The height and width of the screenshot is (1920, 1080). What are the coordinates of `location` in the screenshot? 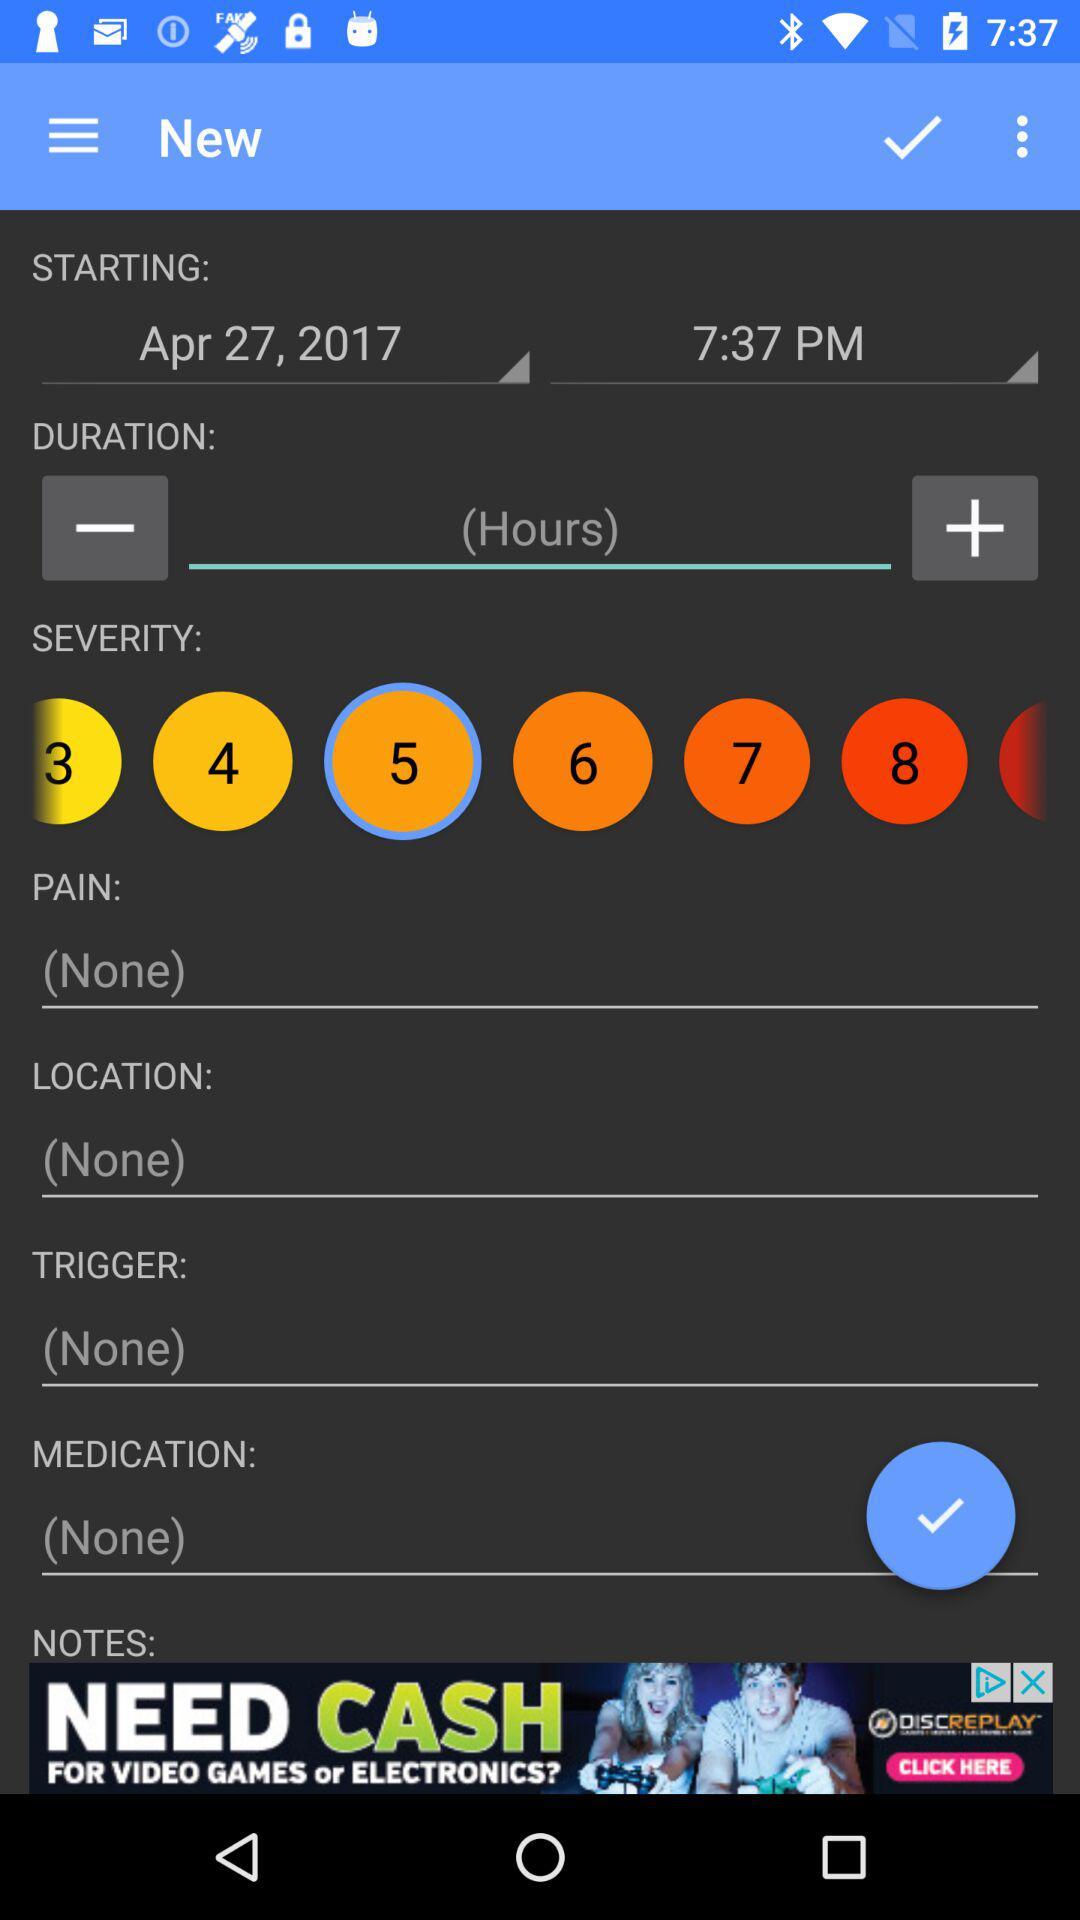 It's located at (540, 1158).